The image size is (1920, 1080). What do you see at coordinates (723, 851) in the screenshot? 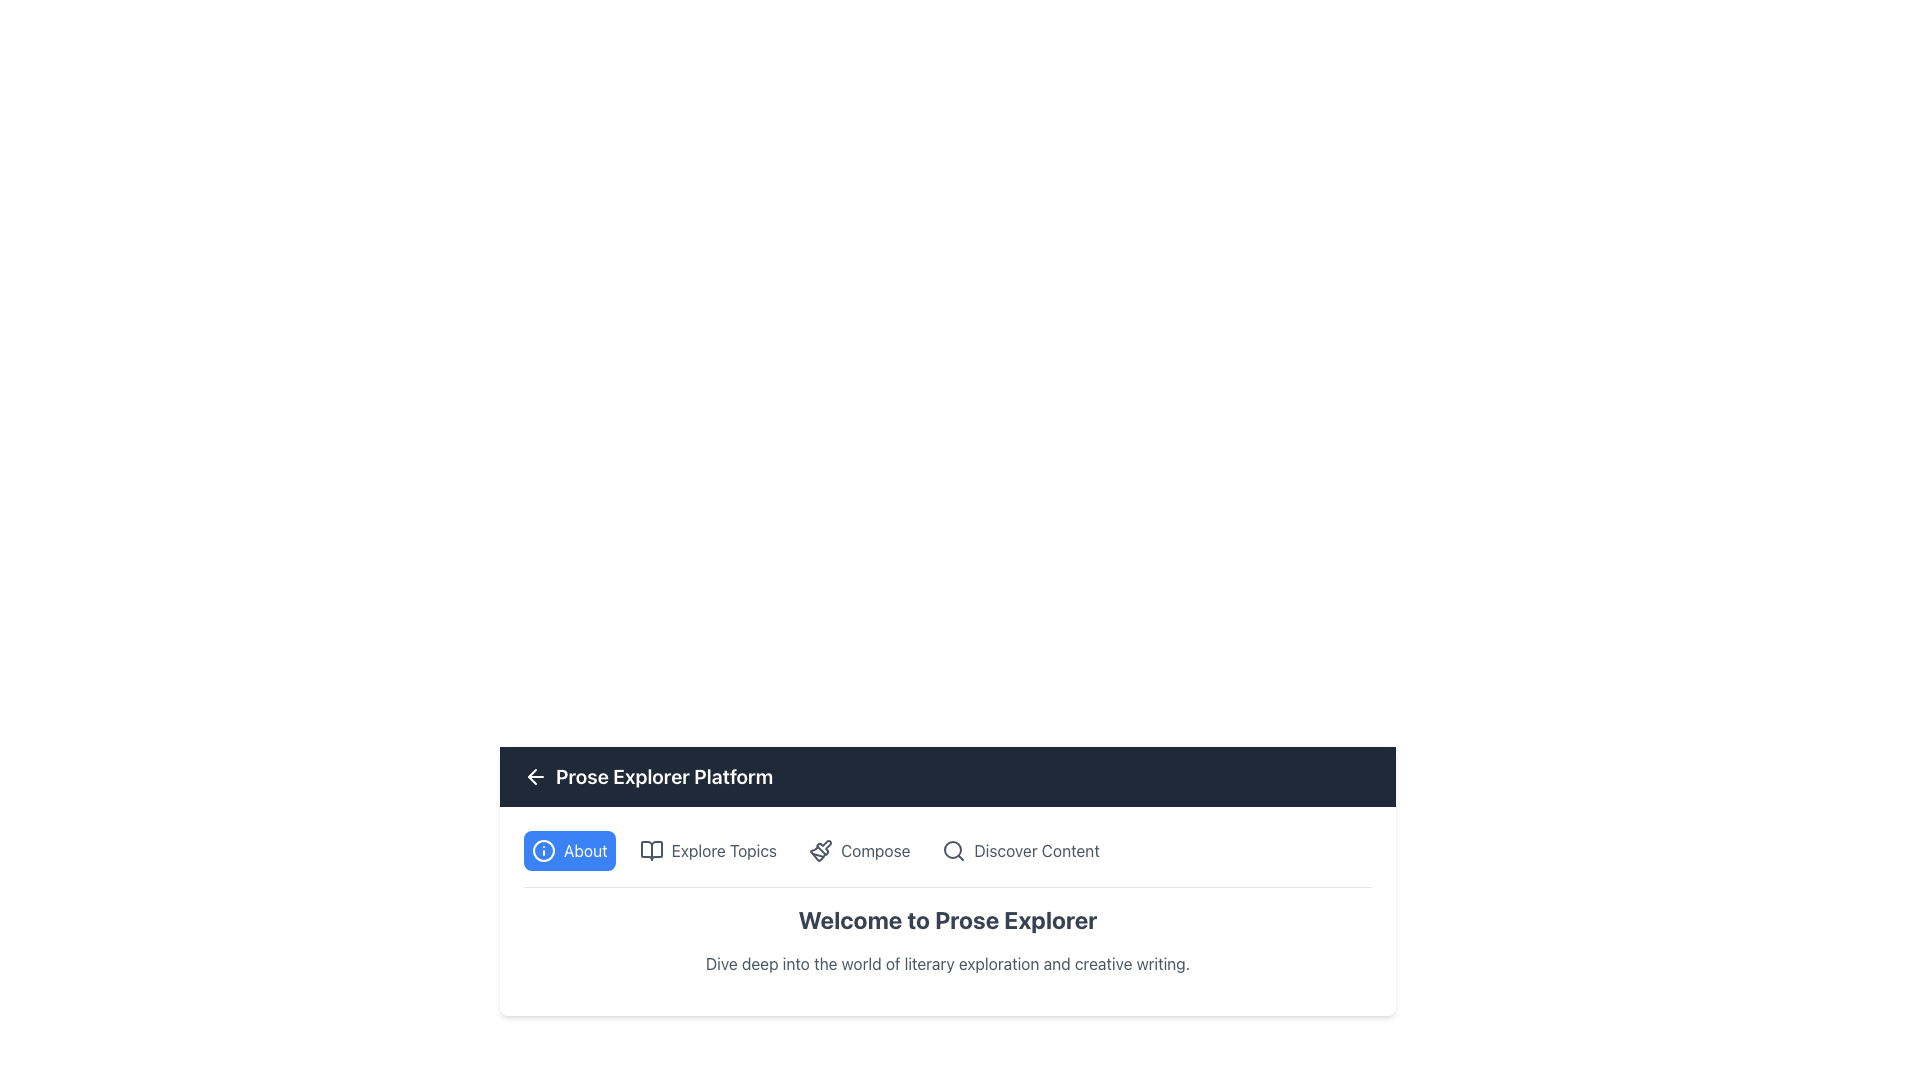
I see `the text label 'Explore Topics' which is styled with a sans-serif font and located in the horizontal navigation bar, positioned to the right of an open book icon` at bounding box center [723, 851].